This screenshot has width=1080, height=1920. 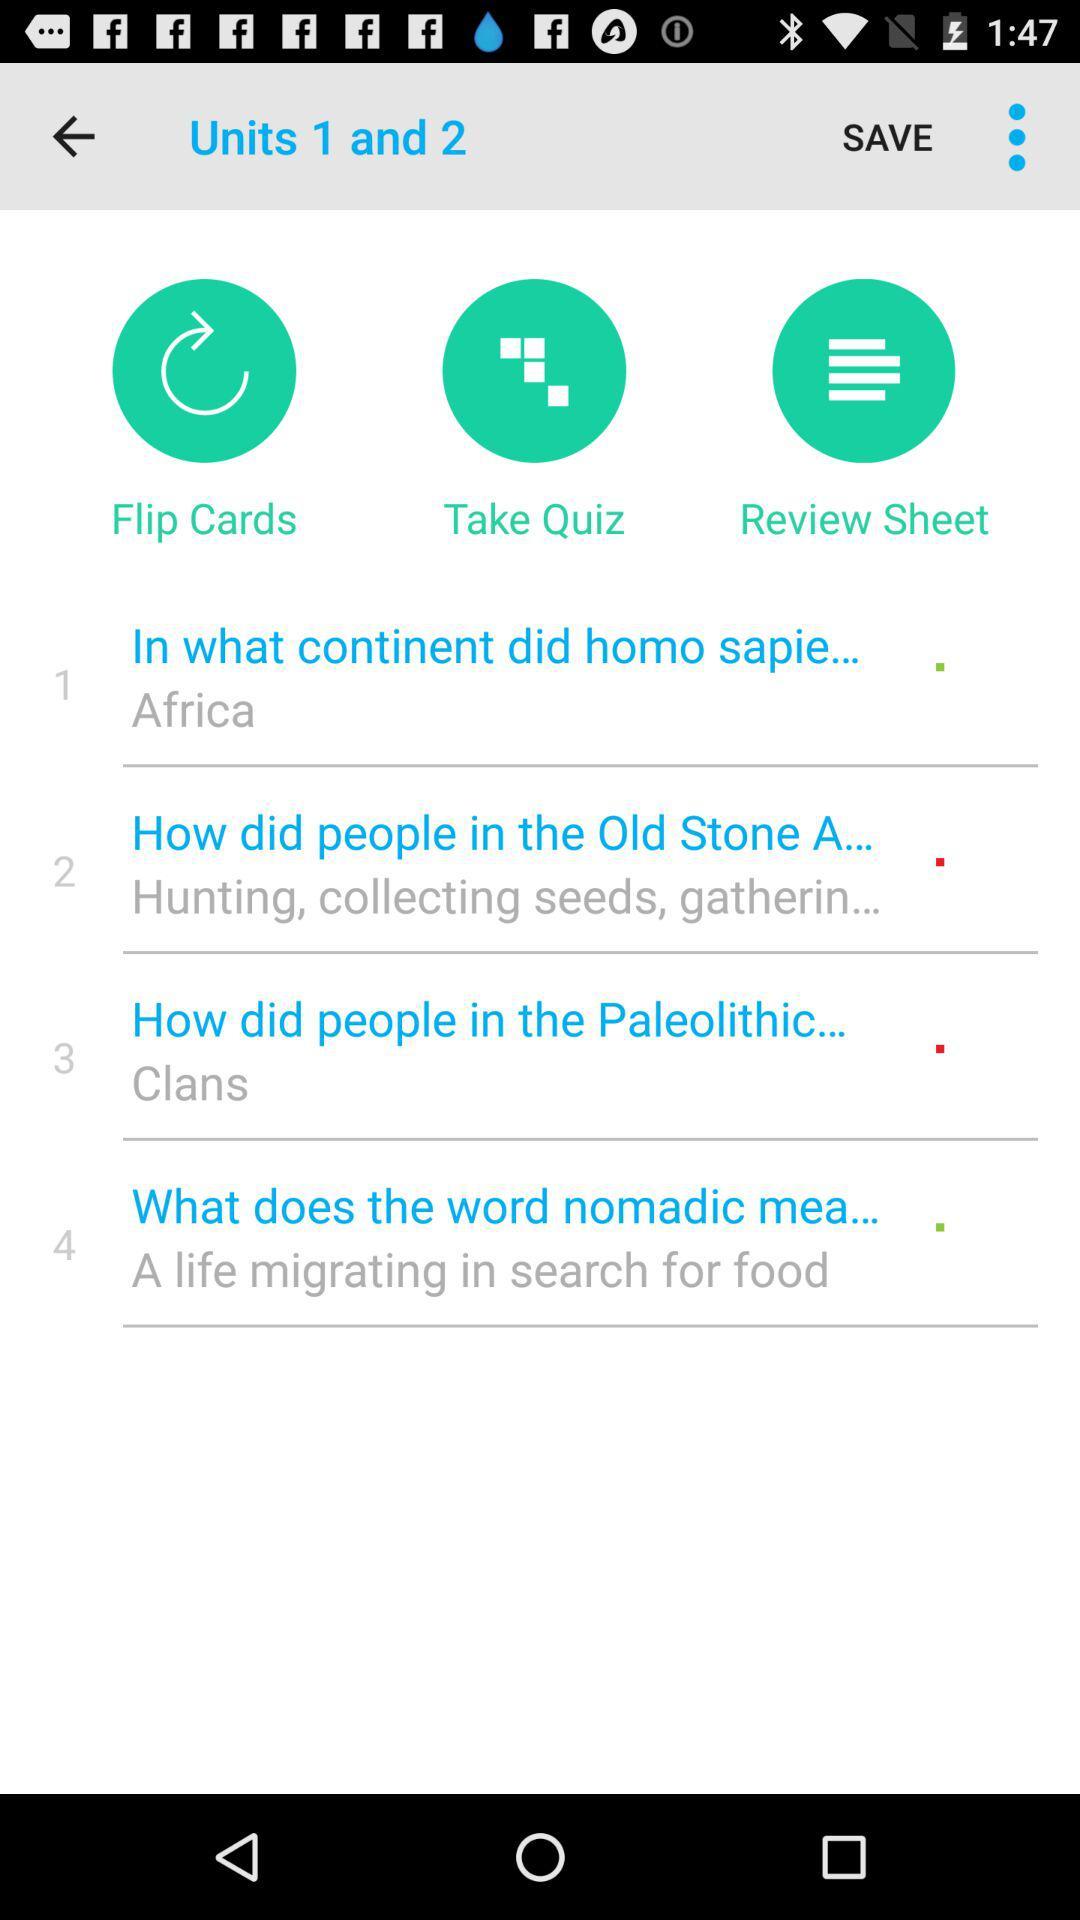 I want to click on item to the right of the 4 item, so click(x=505, y=1203).